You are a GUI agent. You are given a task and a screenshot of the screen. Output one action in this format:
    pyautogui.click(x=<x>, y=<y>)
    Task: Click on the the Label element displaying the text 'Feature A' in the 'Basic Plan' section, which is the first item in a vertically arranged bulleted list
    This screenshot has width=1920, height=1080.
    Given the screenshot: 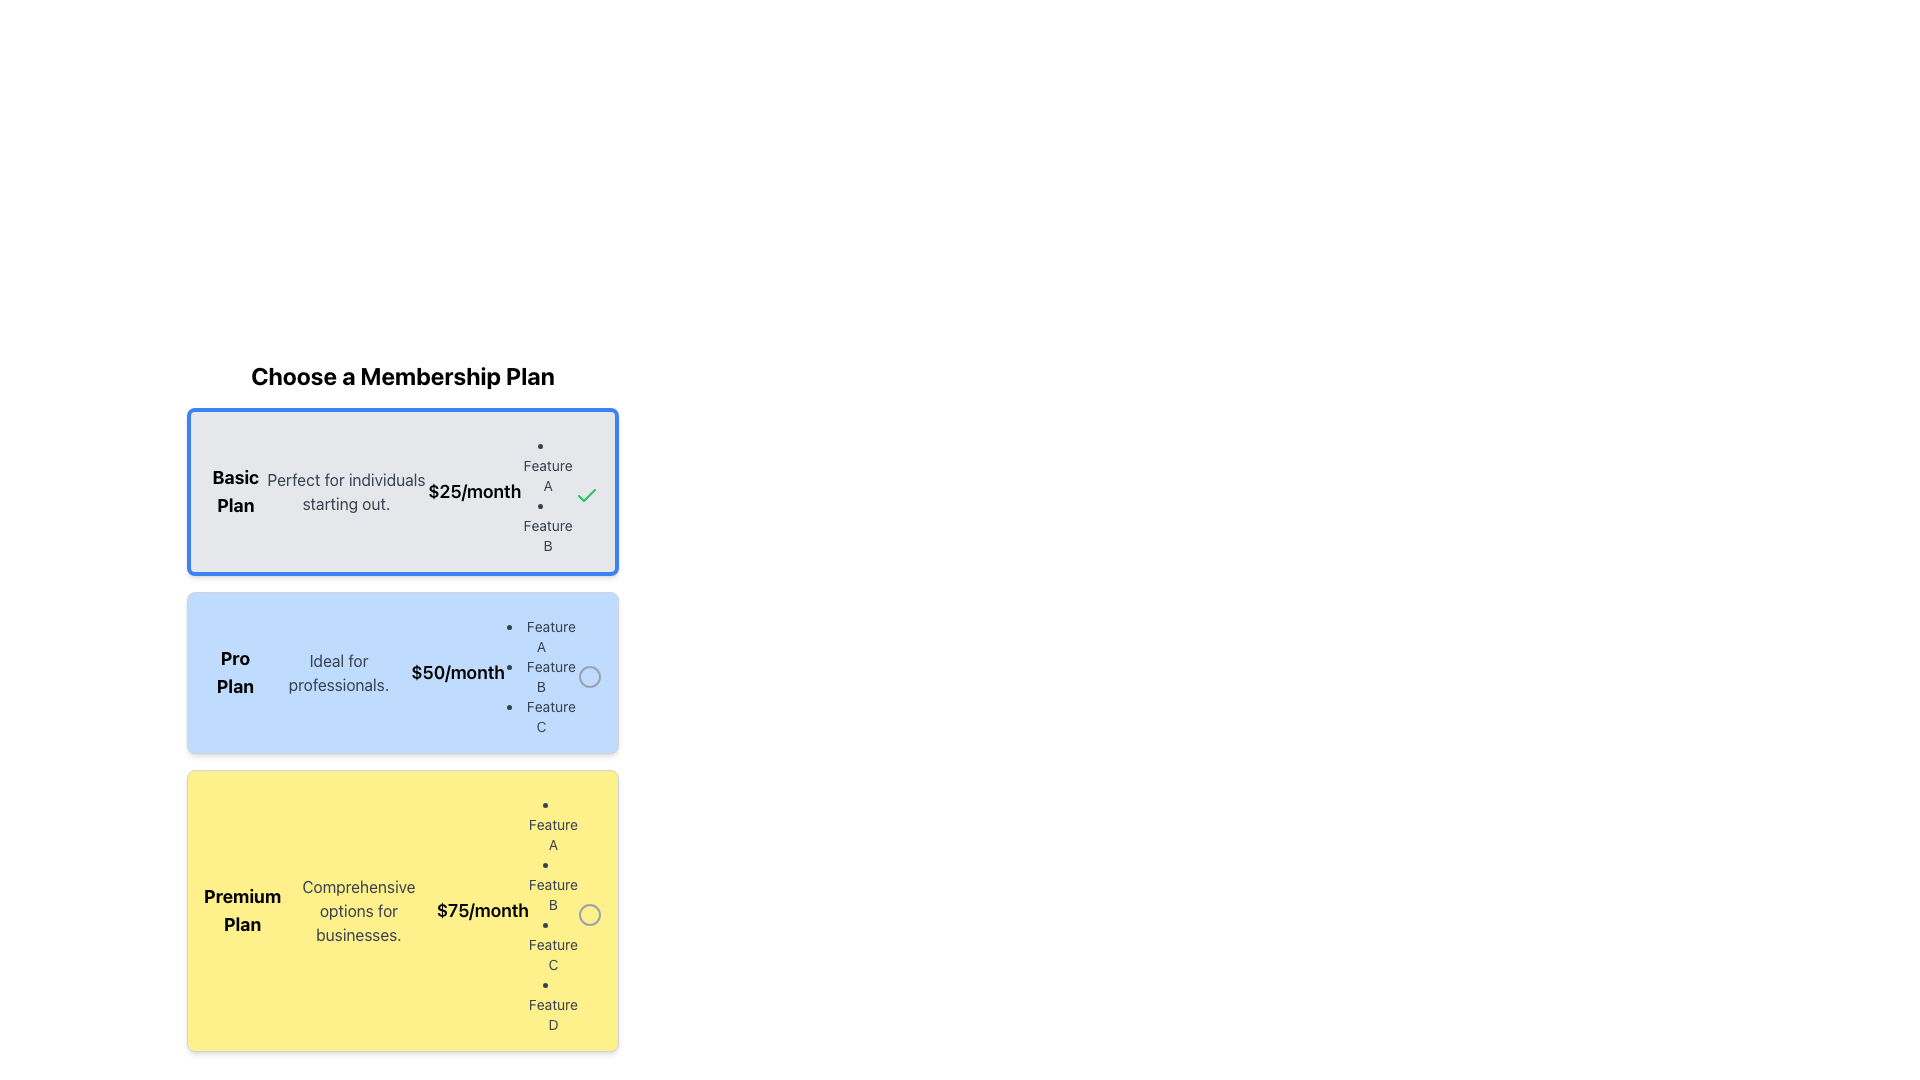 What is the action you would take?
    pyautogui.click(x=548, y=466)
    